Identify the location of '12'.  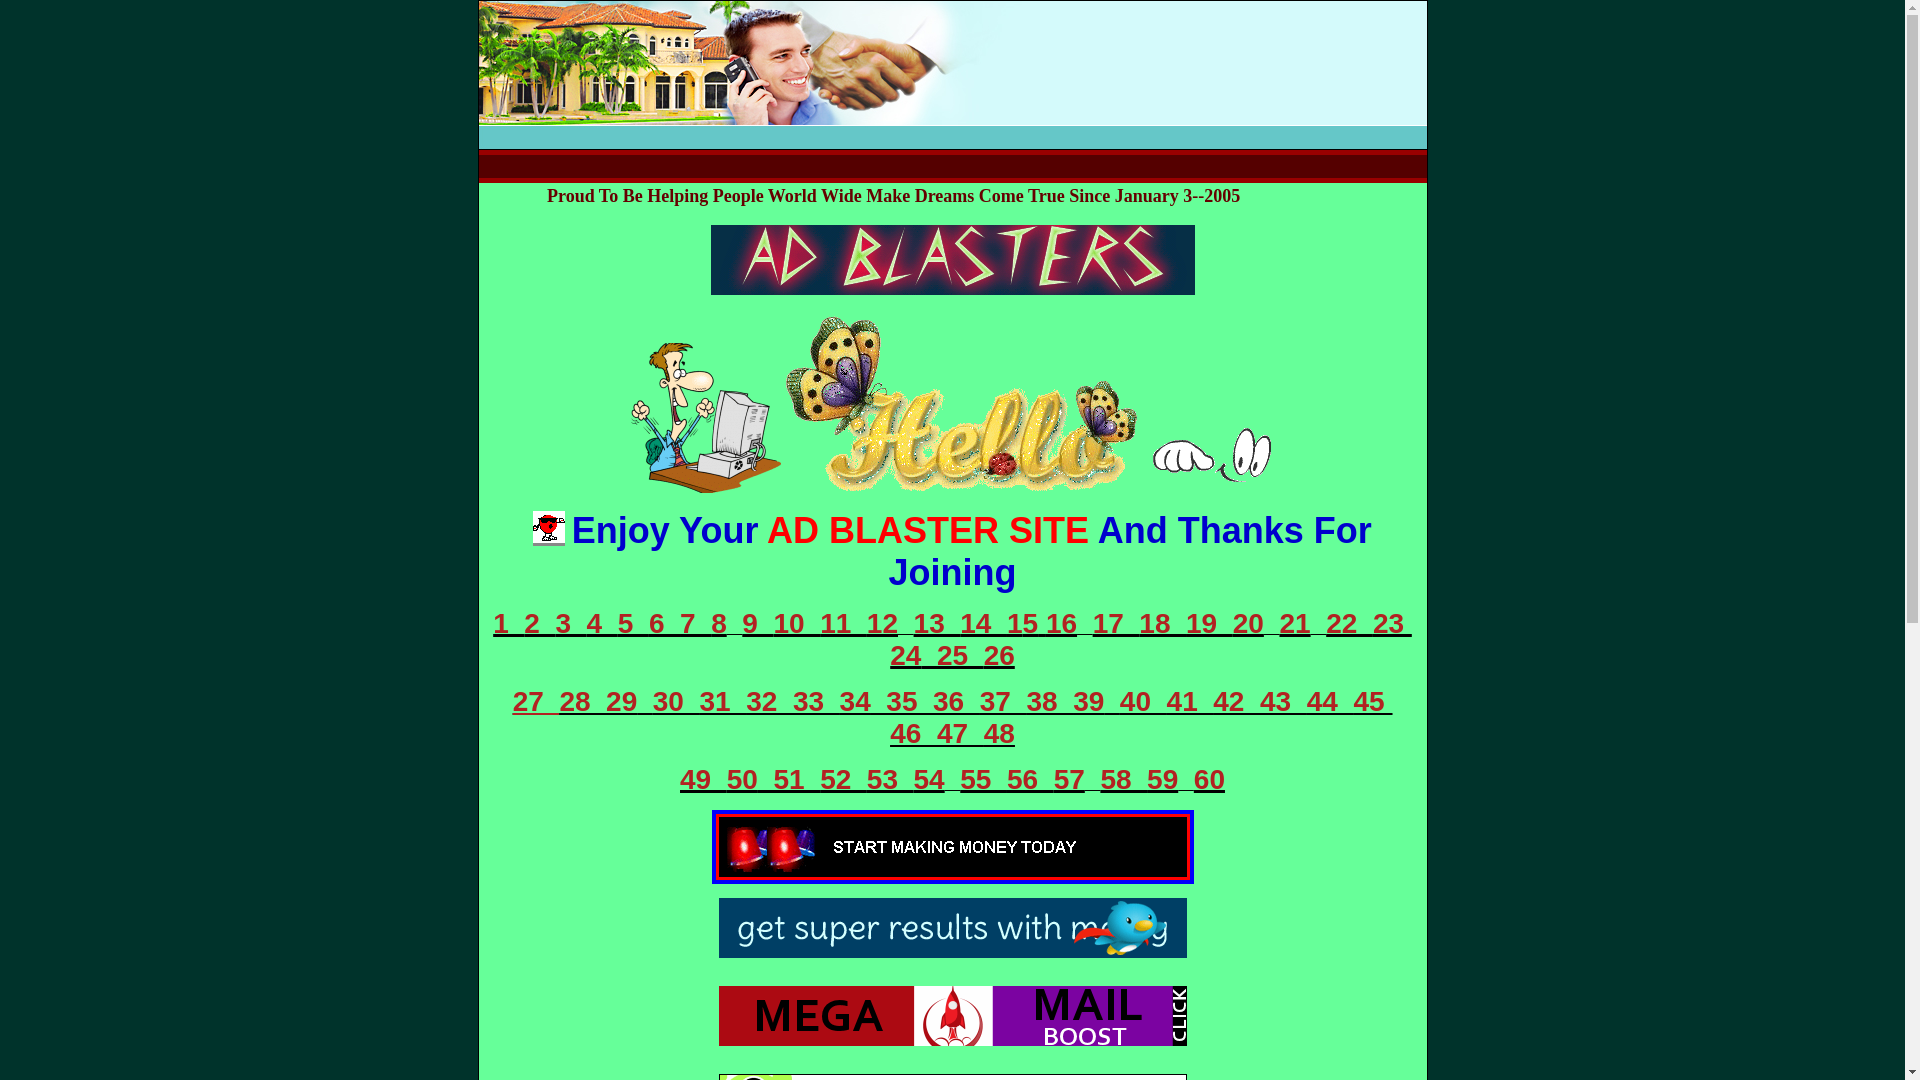
(881, 622).